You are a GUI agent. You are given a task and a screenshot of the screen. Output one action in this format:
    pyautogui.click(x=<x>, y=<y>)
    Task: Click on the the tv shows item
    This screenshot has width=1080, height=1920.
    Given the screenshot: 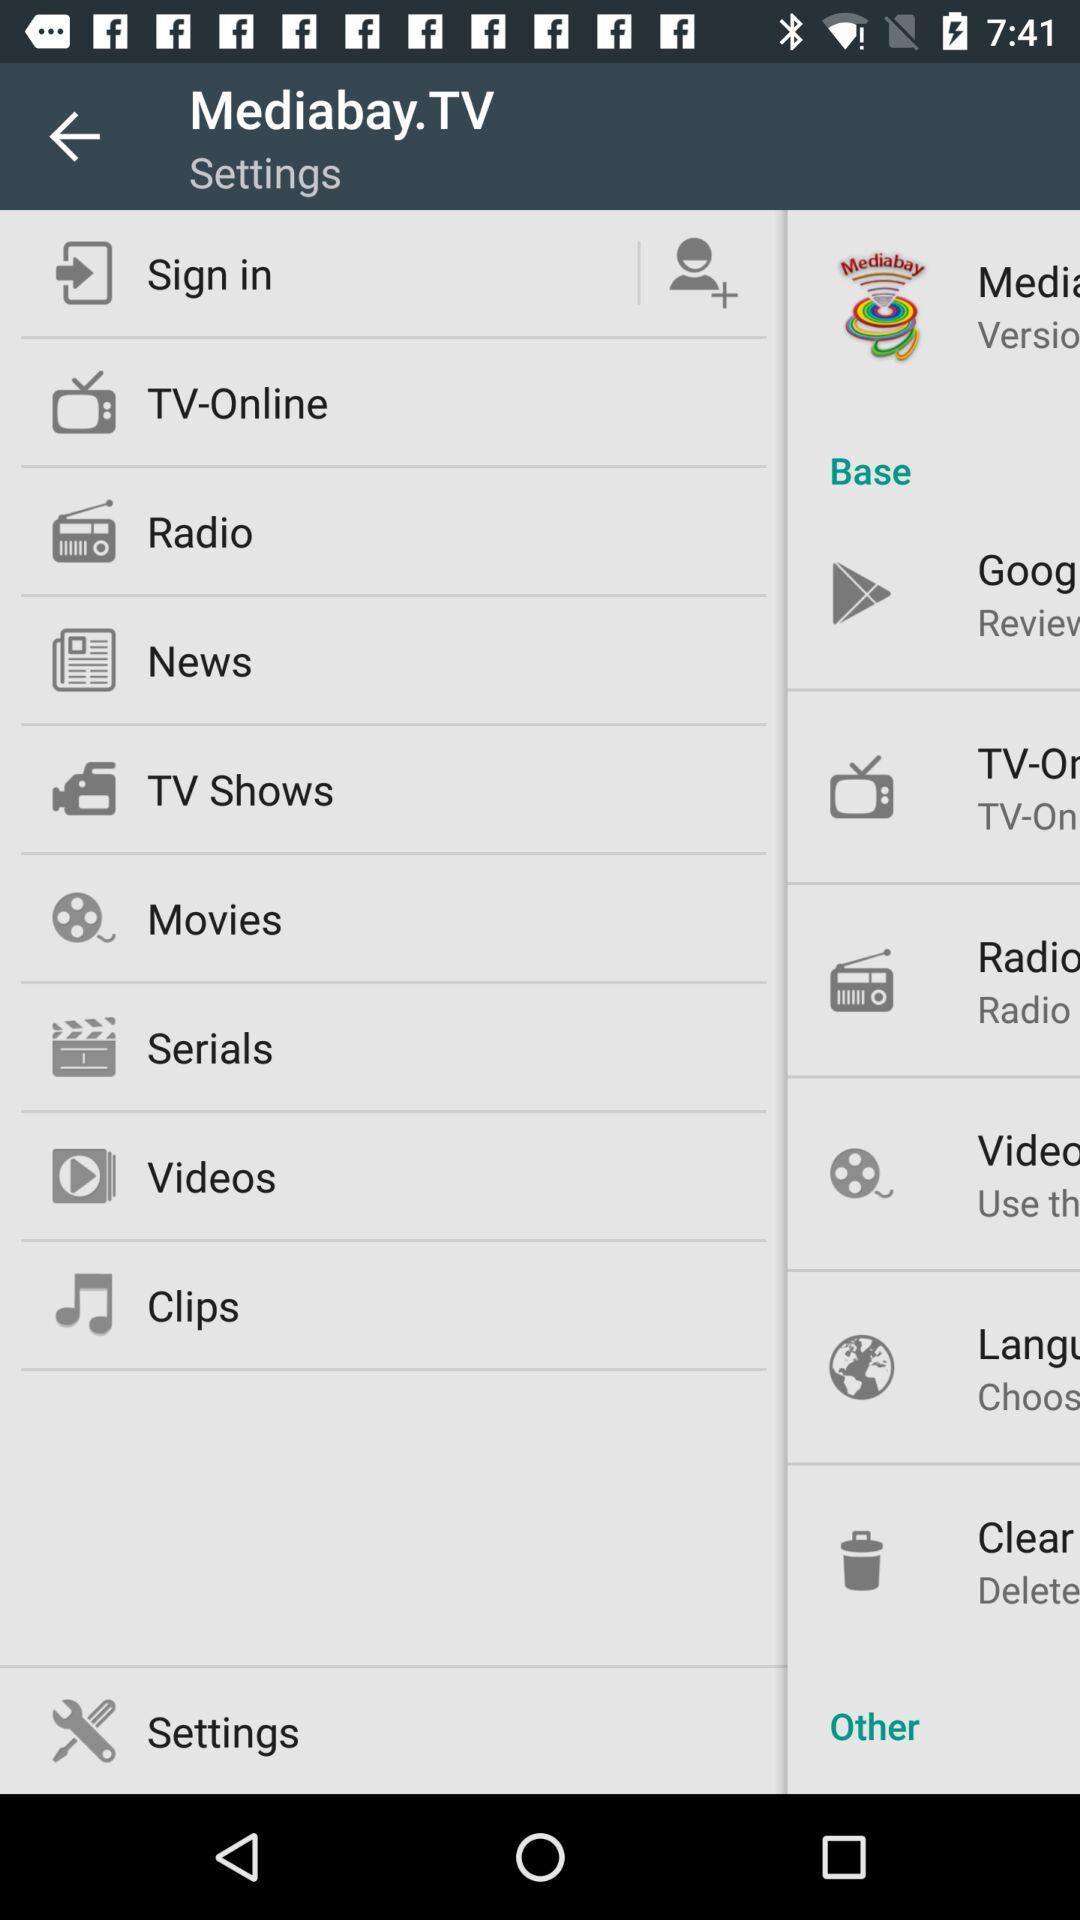 What is the action you would take?
    pyautogui.click(x=239, y=787)
    